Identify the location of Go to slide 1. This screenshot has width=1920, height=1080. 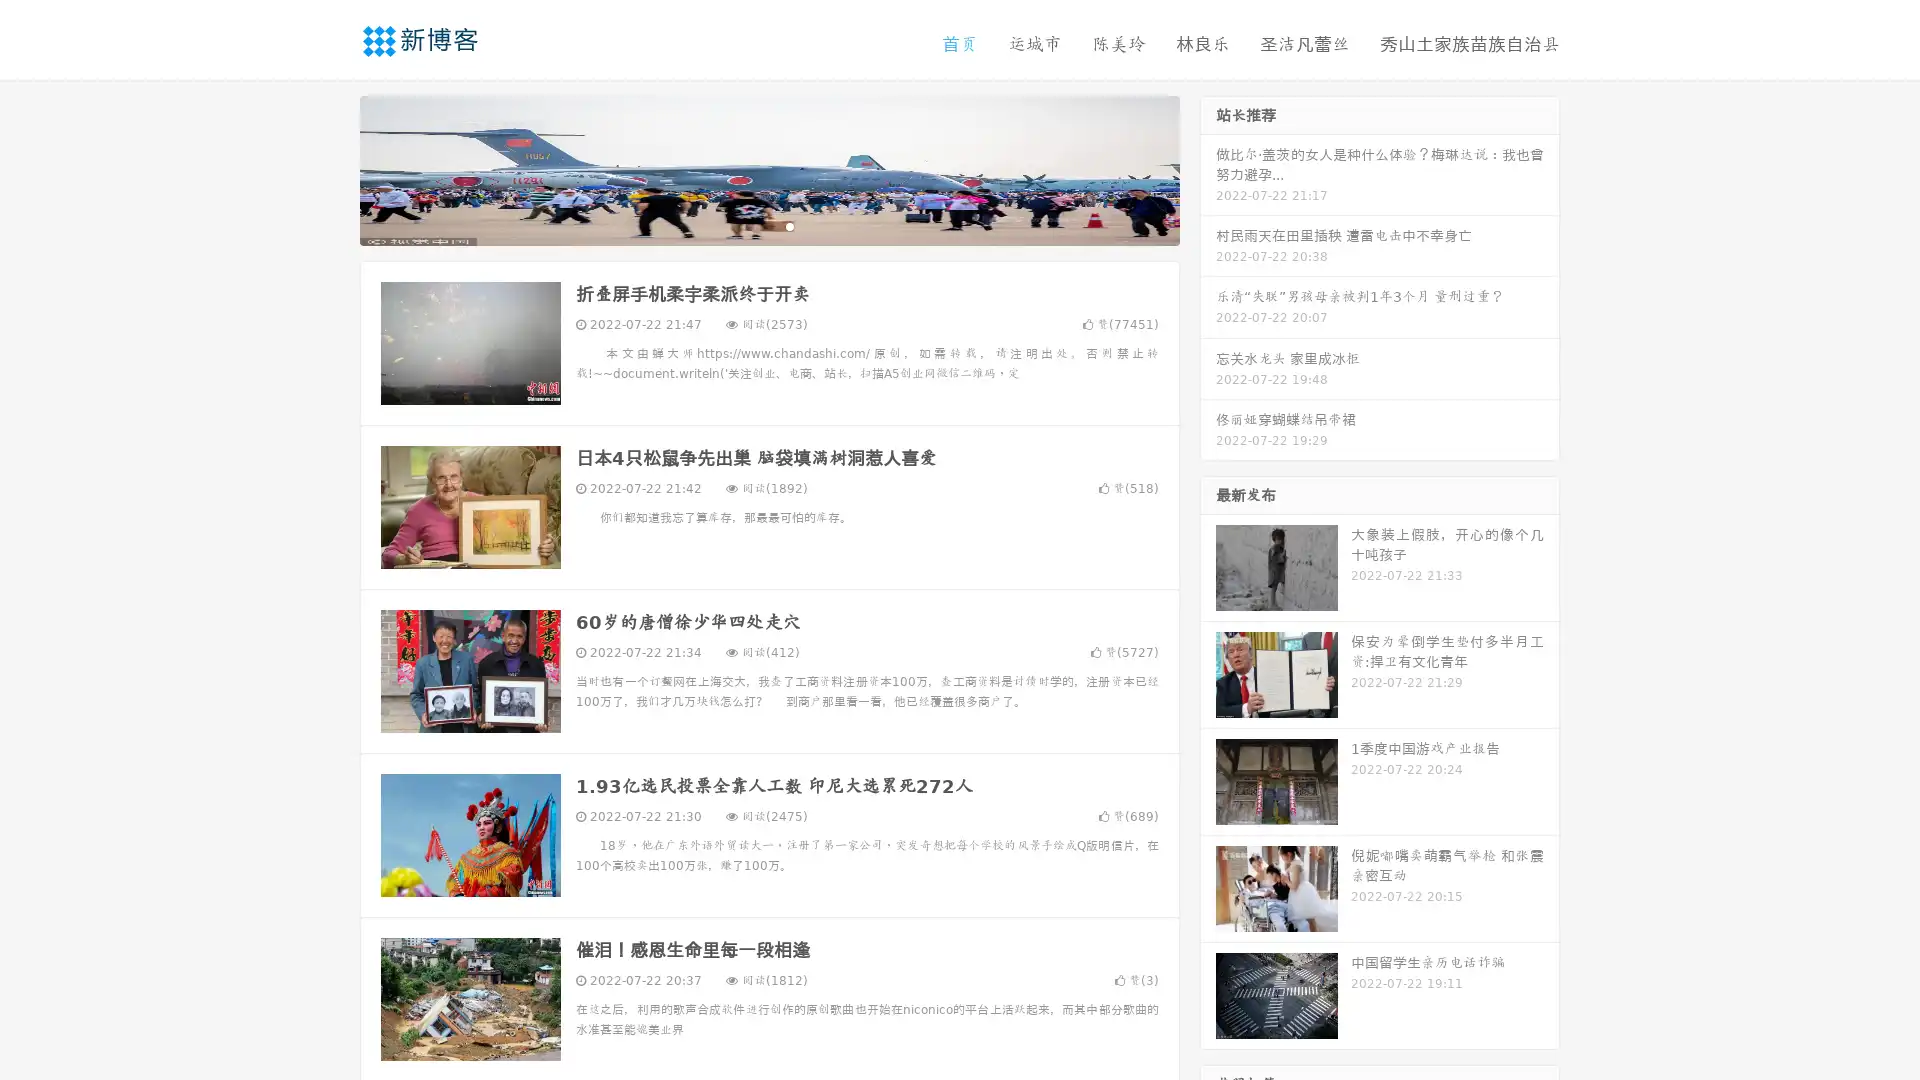
(748, 225).